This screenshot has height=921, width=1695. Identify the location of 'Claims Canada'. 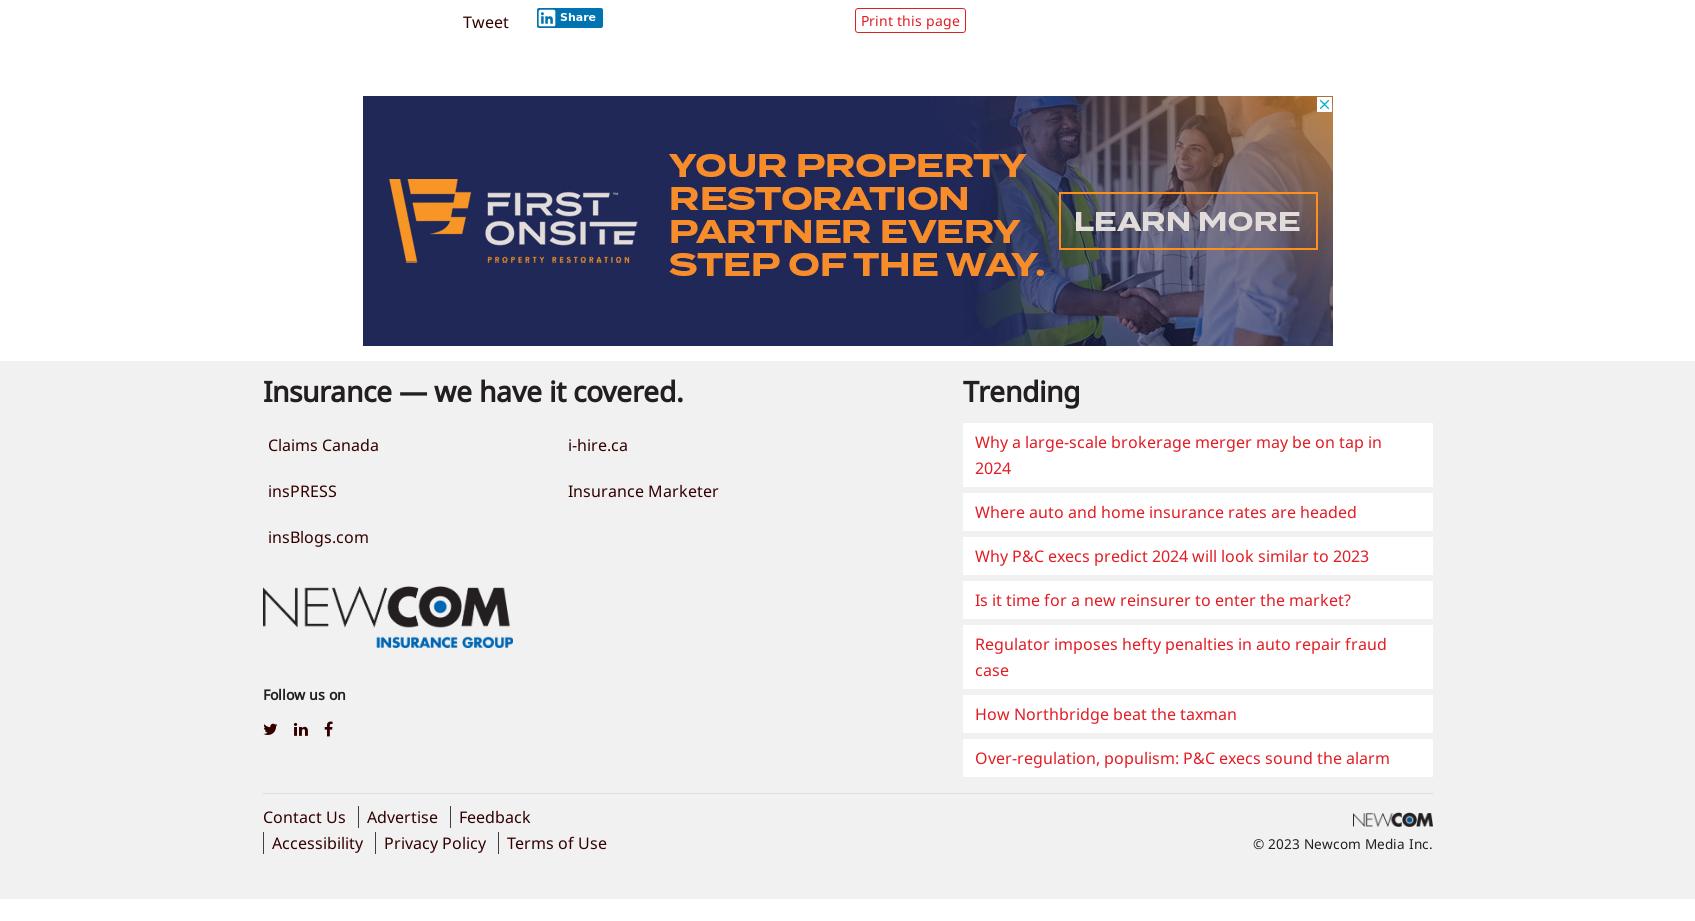
(322, 444).